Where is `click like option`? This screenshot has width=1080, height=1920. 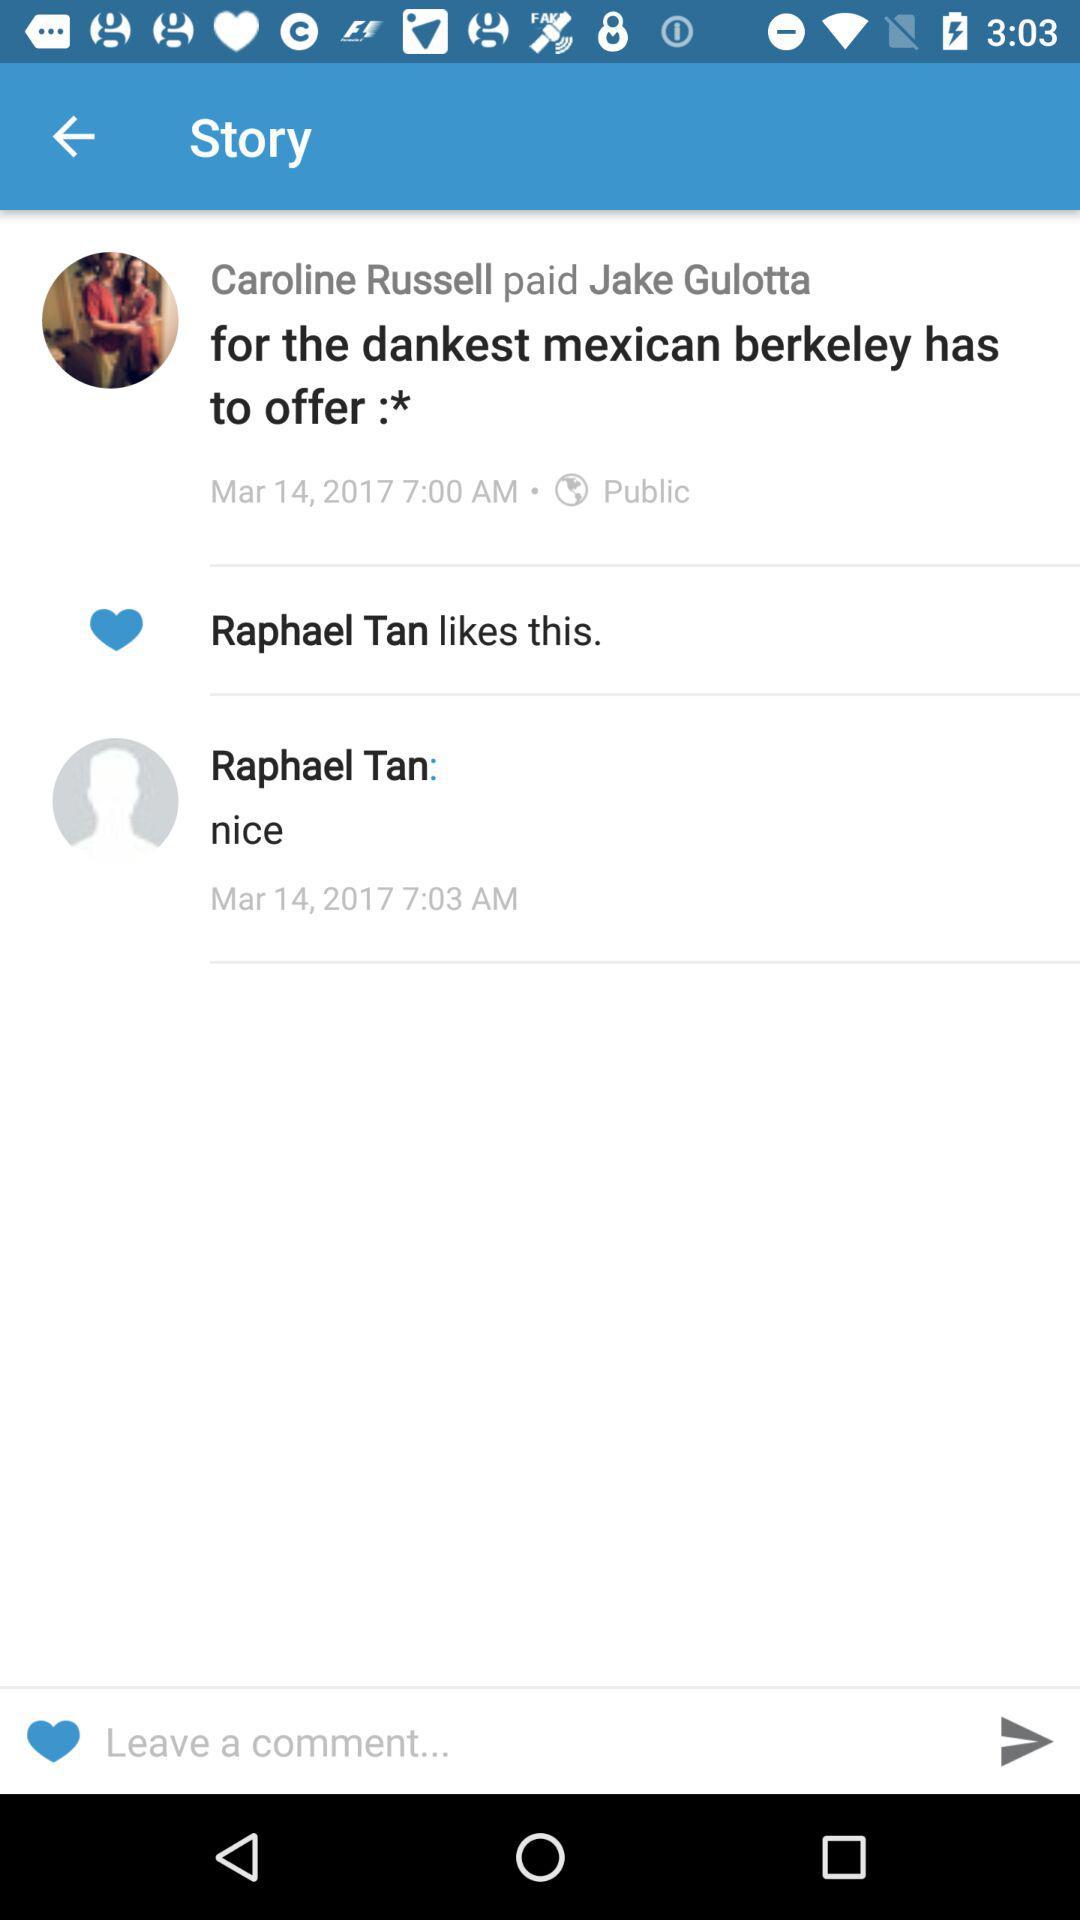
click like option is located at coordinates (115, 628).